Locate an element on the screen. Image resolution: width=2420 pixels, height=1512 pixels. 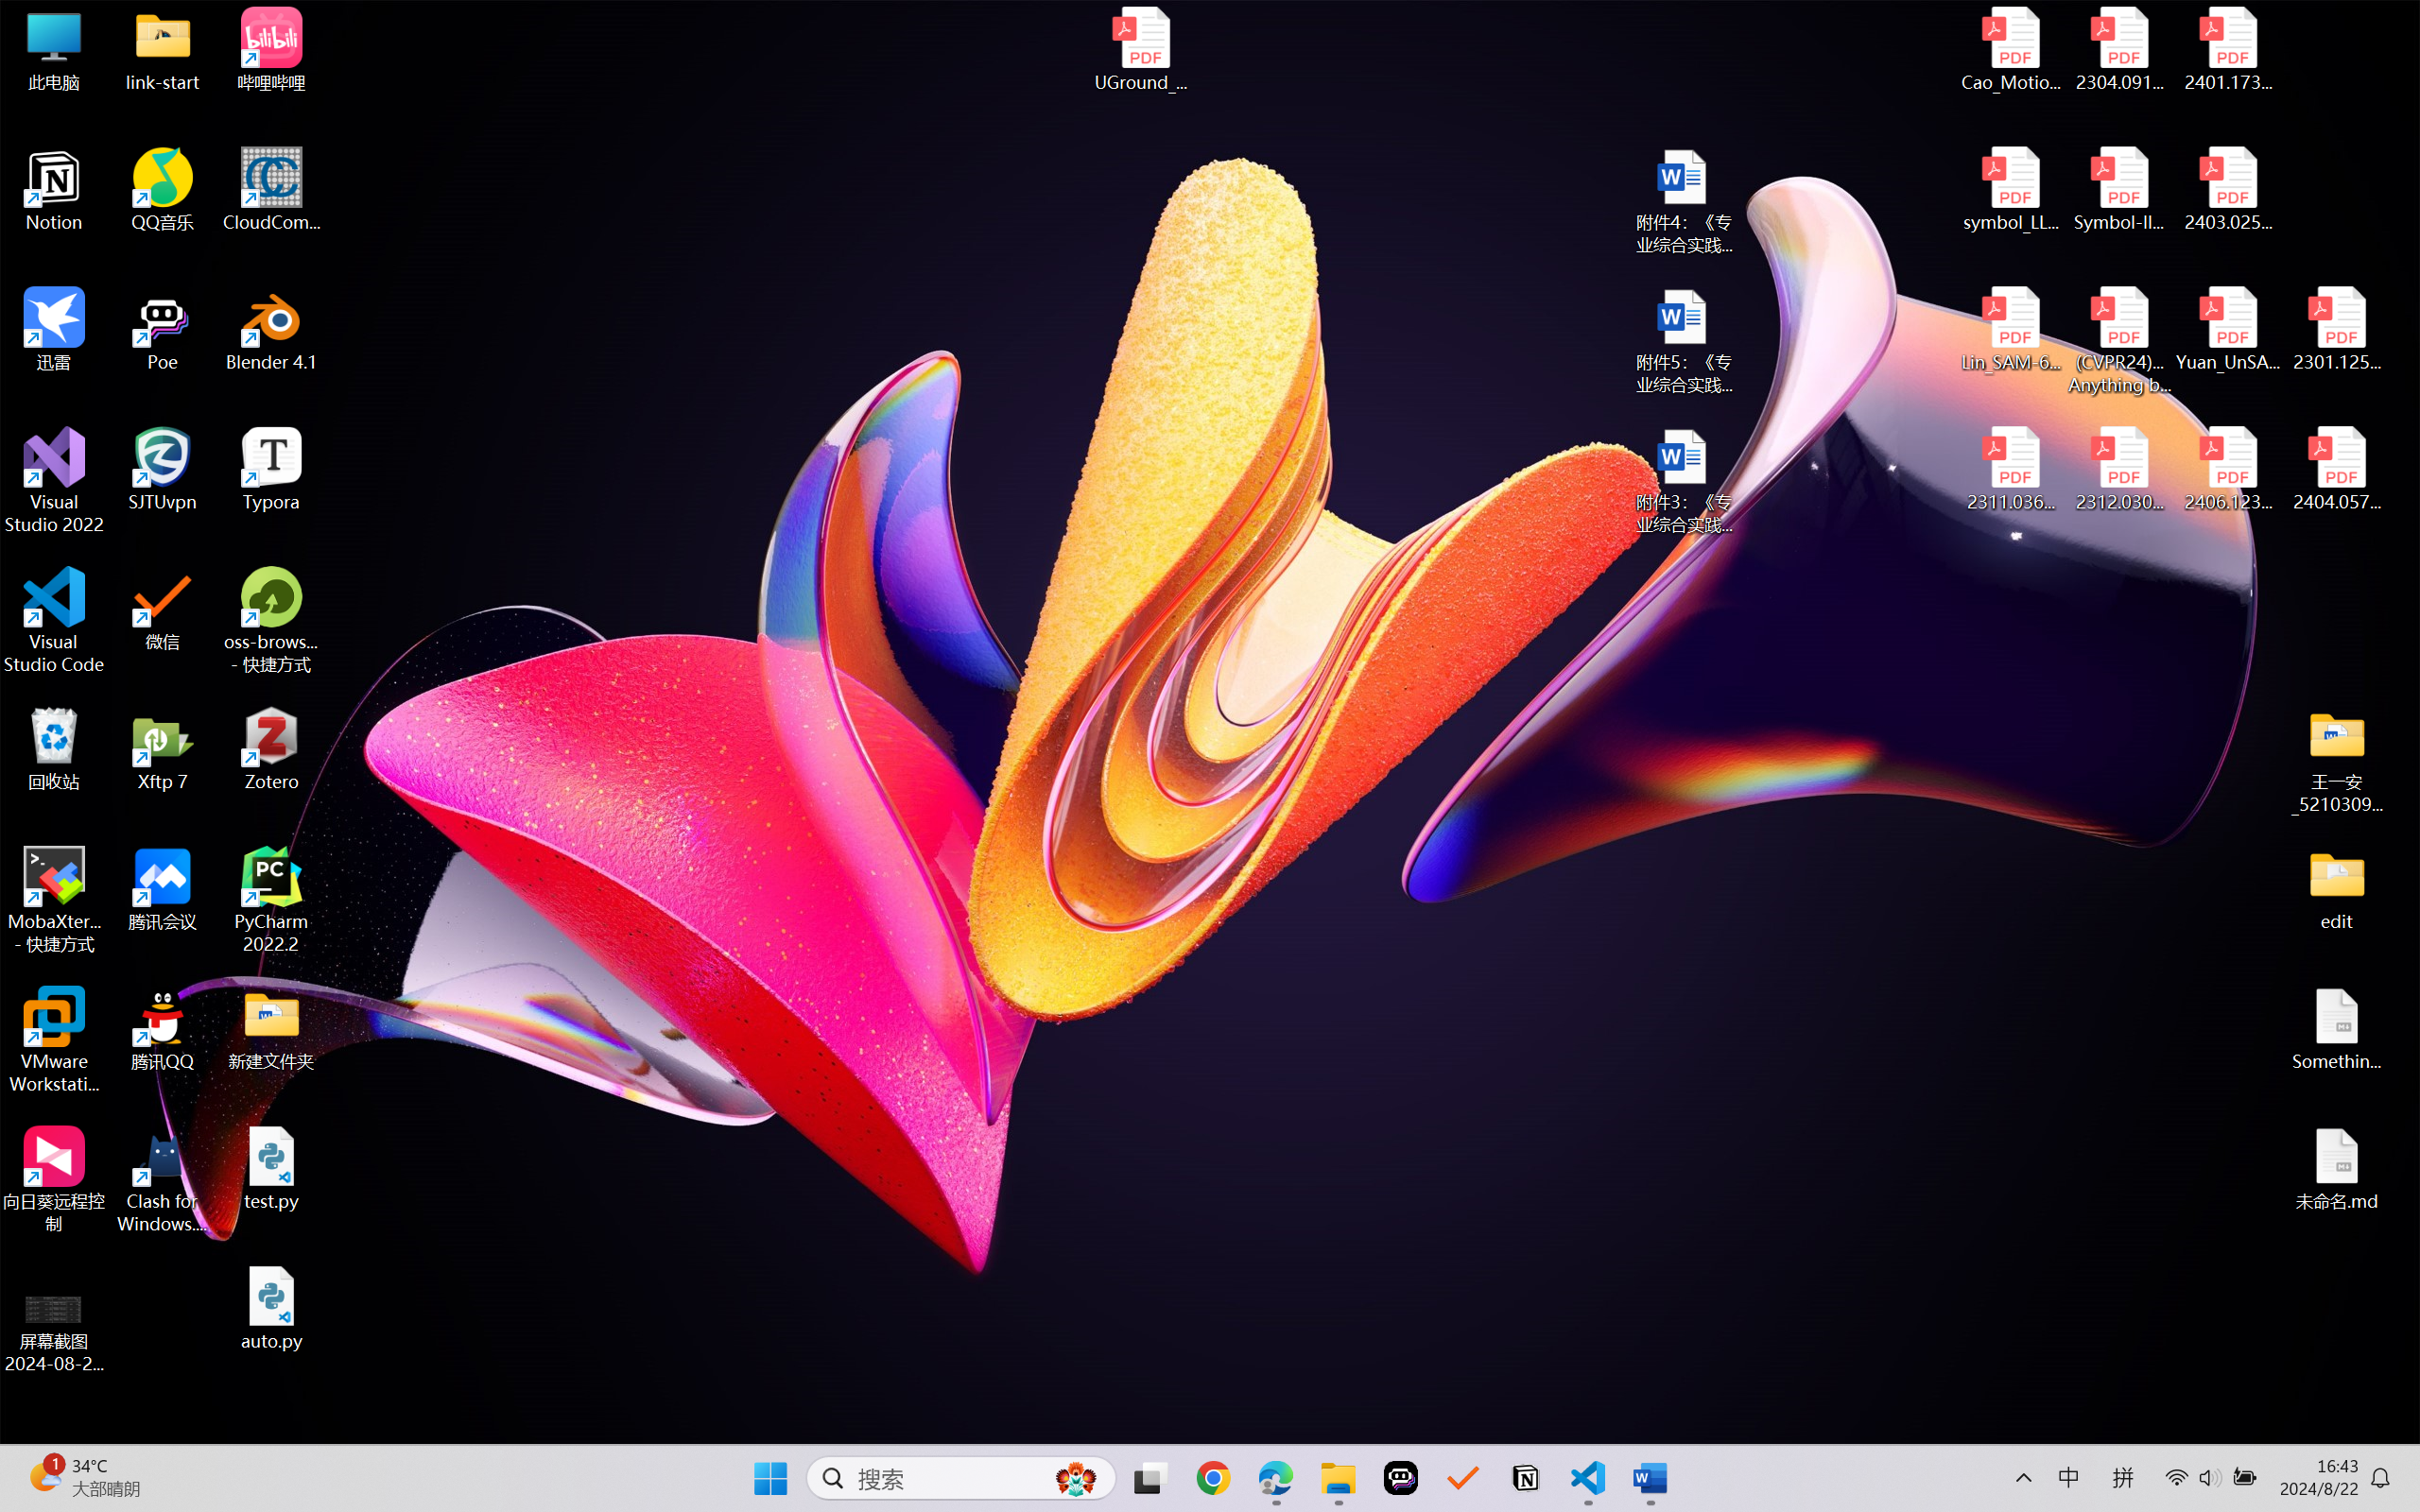
'2406.12373v2.pdf' is located at coordinates (2226, 469).